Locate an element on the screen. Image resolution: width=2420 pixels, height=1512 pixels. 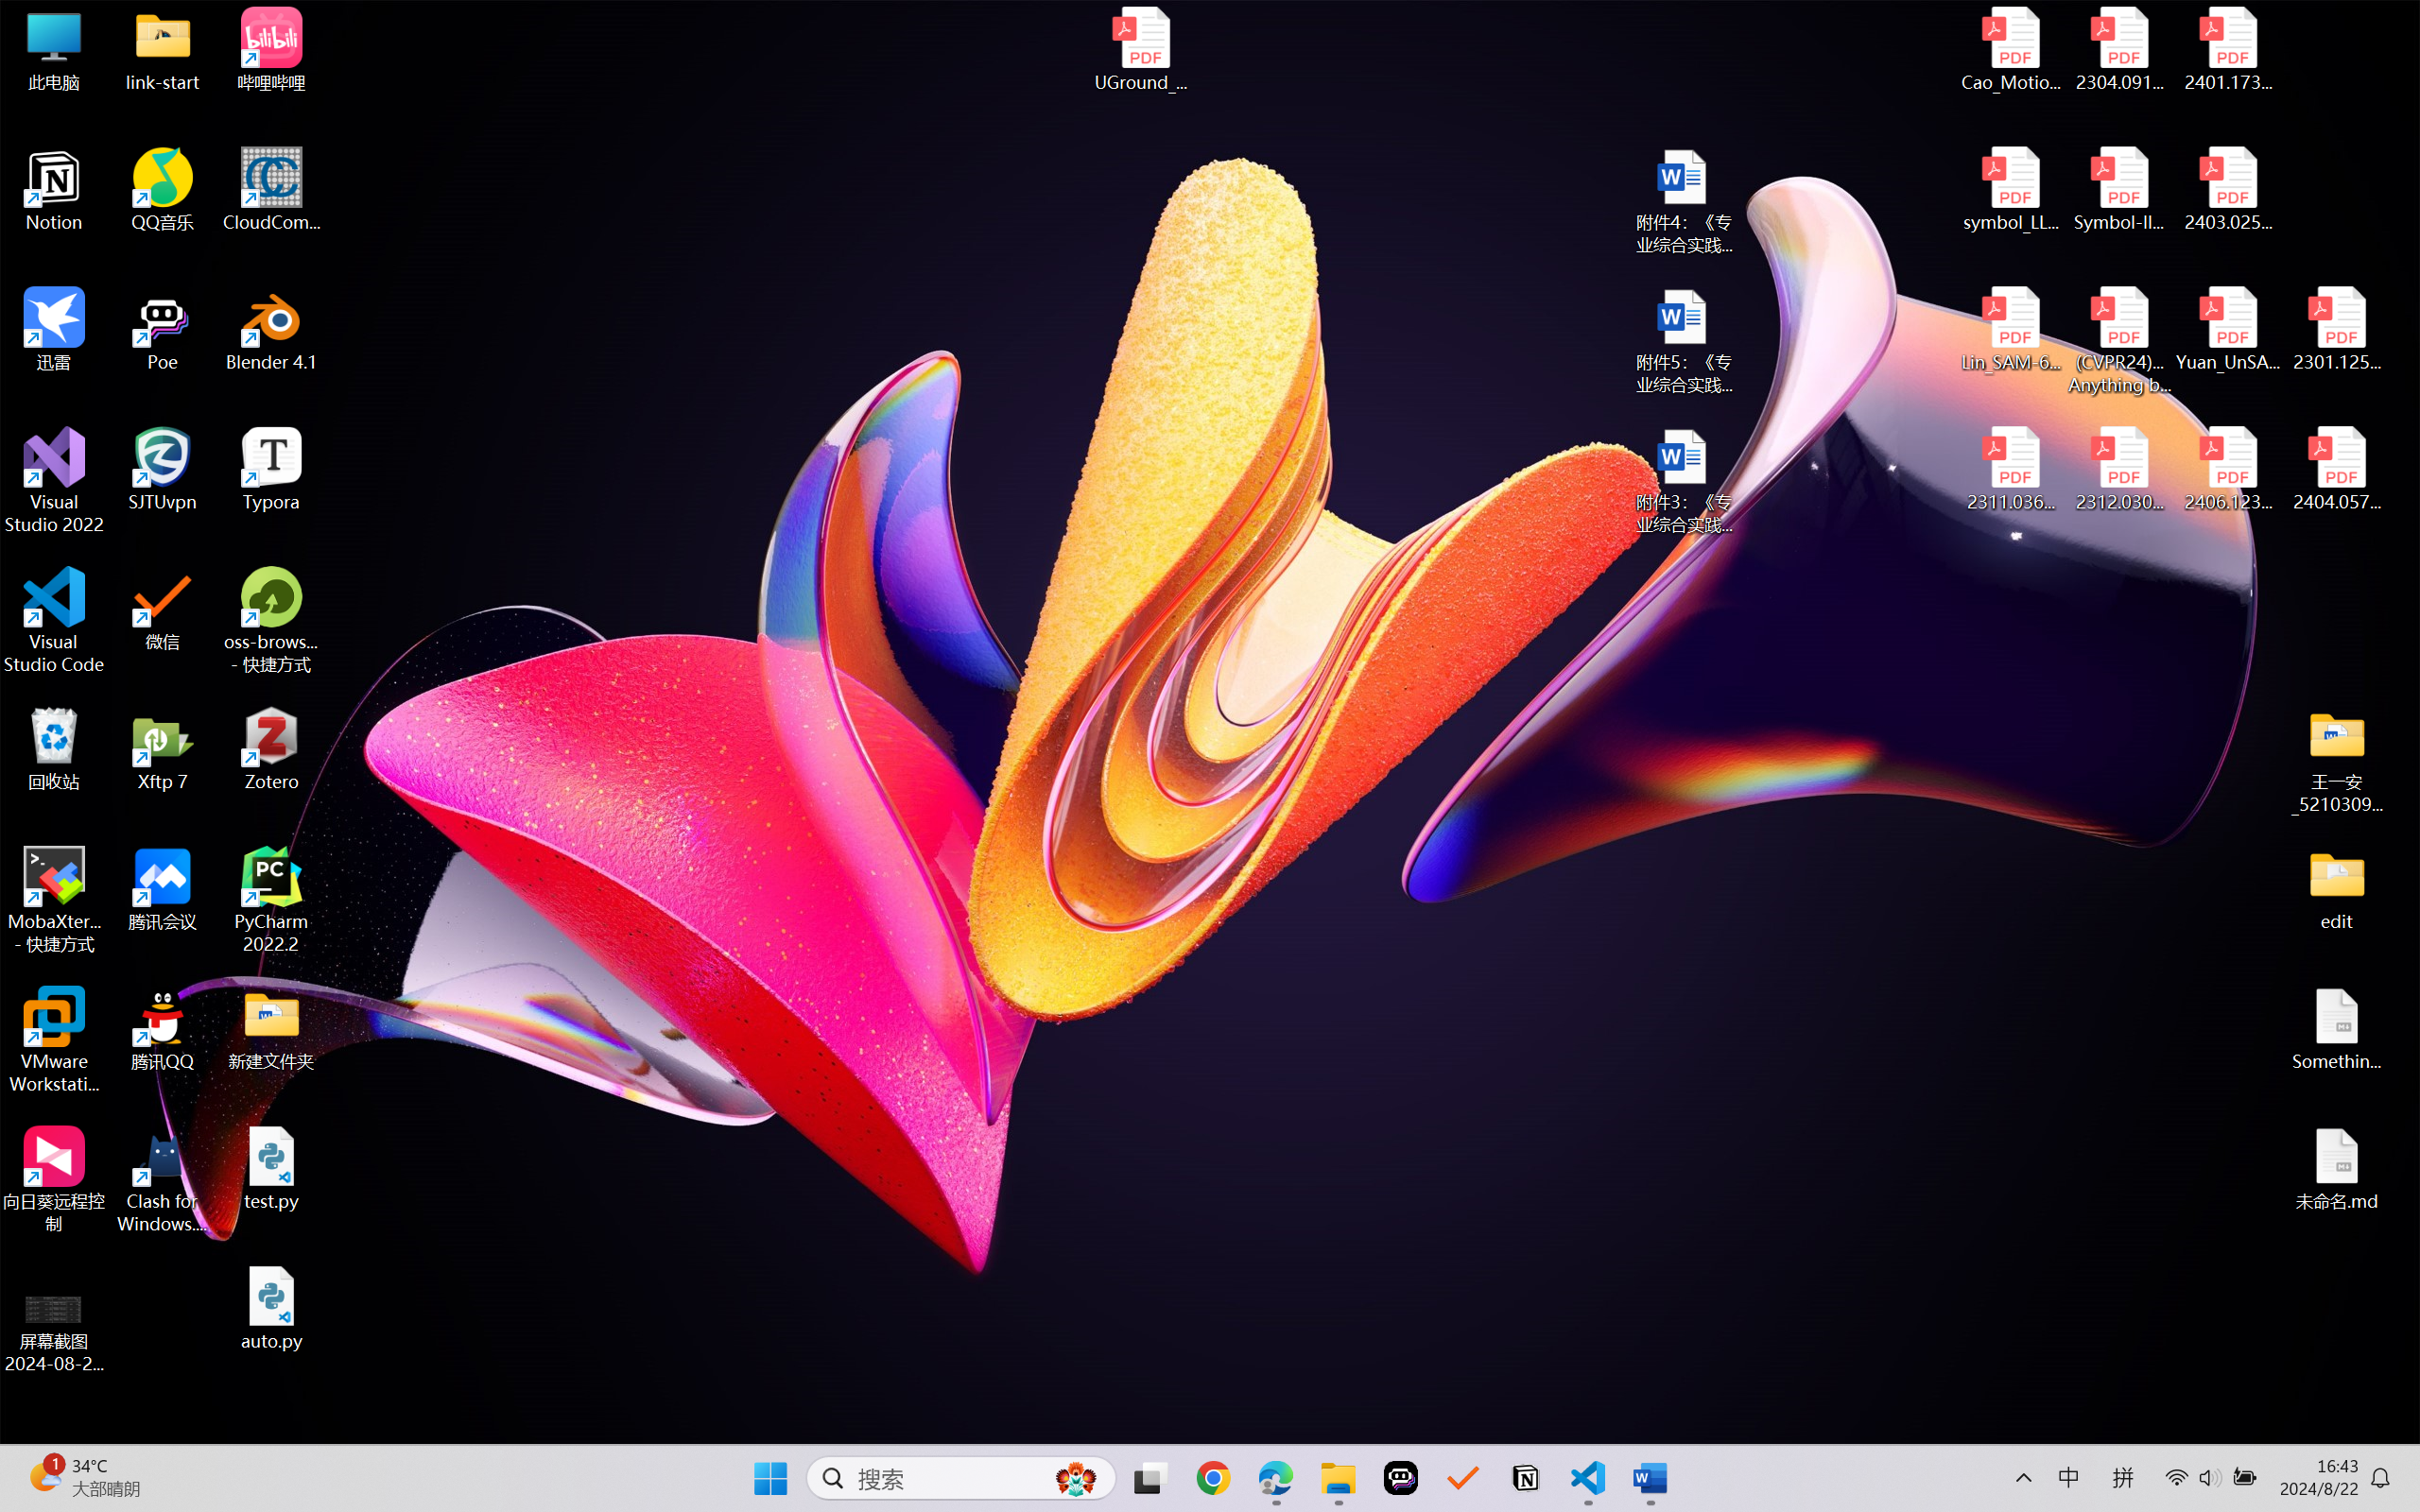
'2406.12373v2.pdf' is located at coordinates (2226, 469).